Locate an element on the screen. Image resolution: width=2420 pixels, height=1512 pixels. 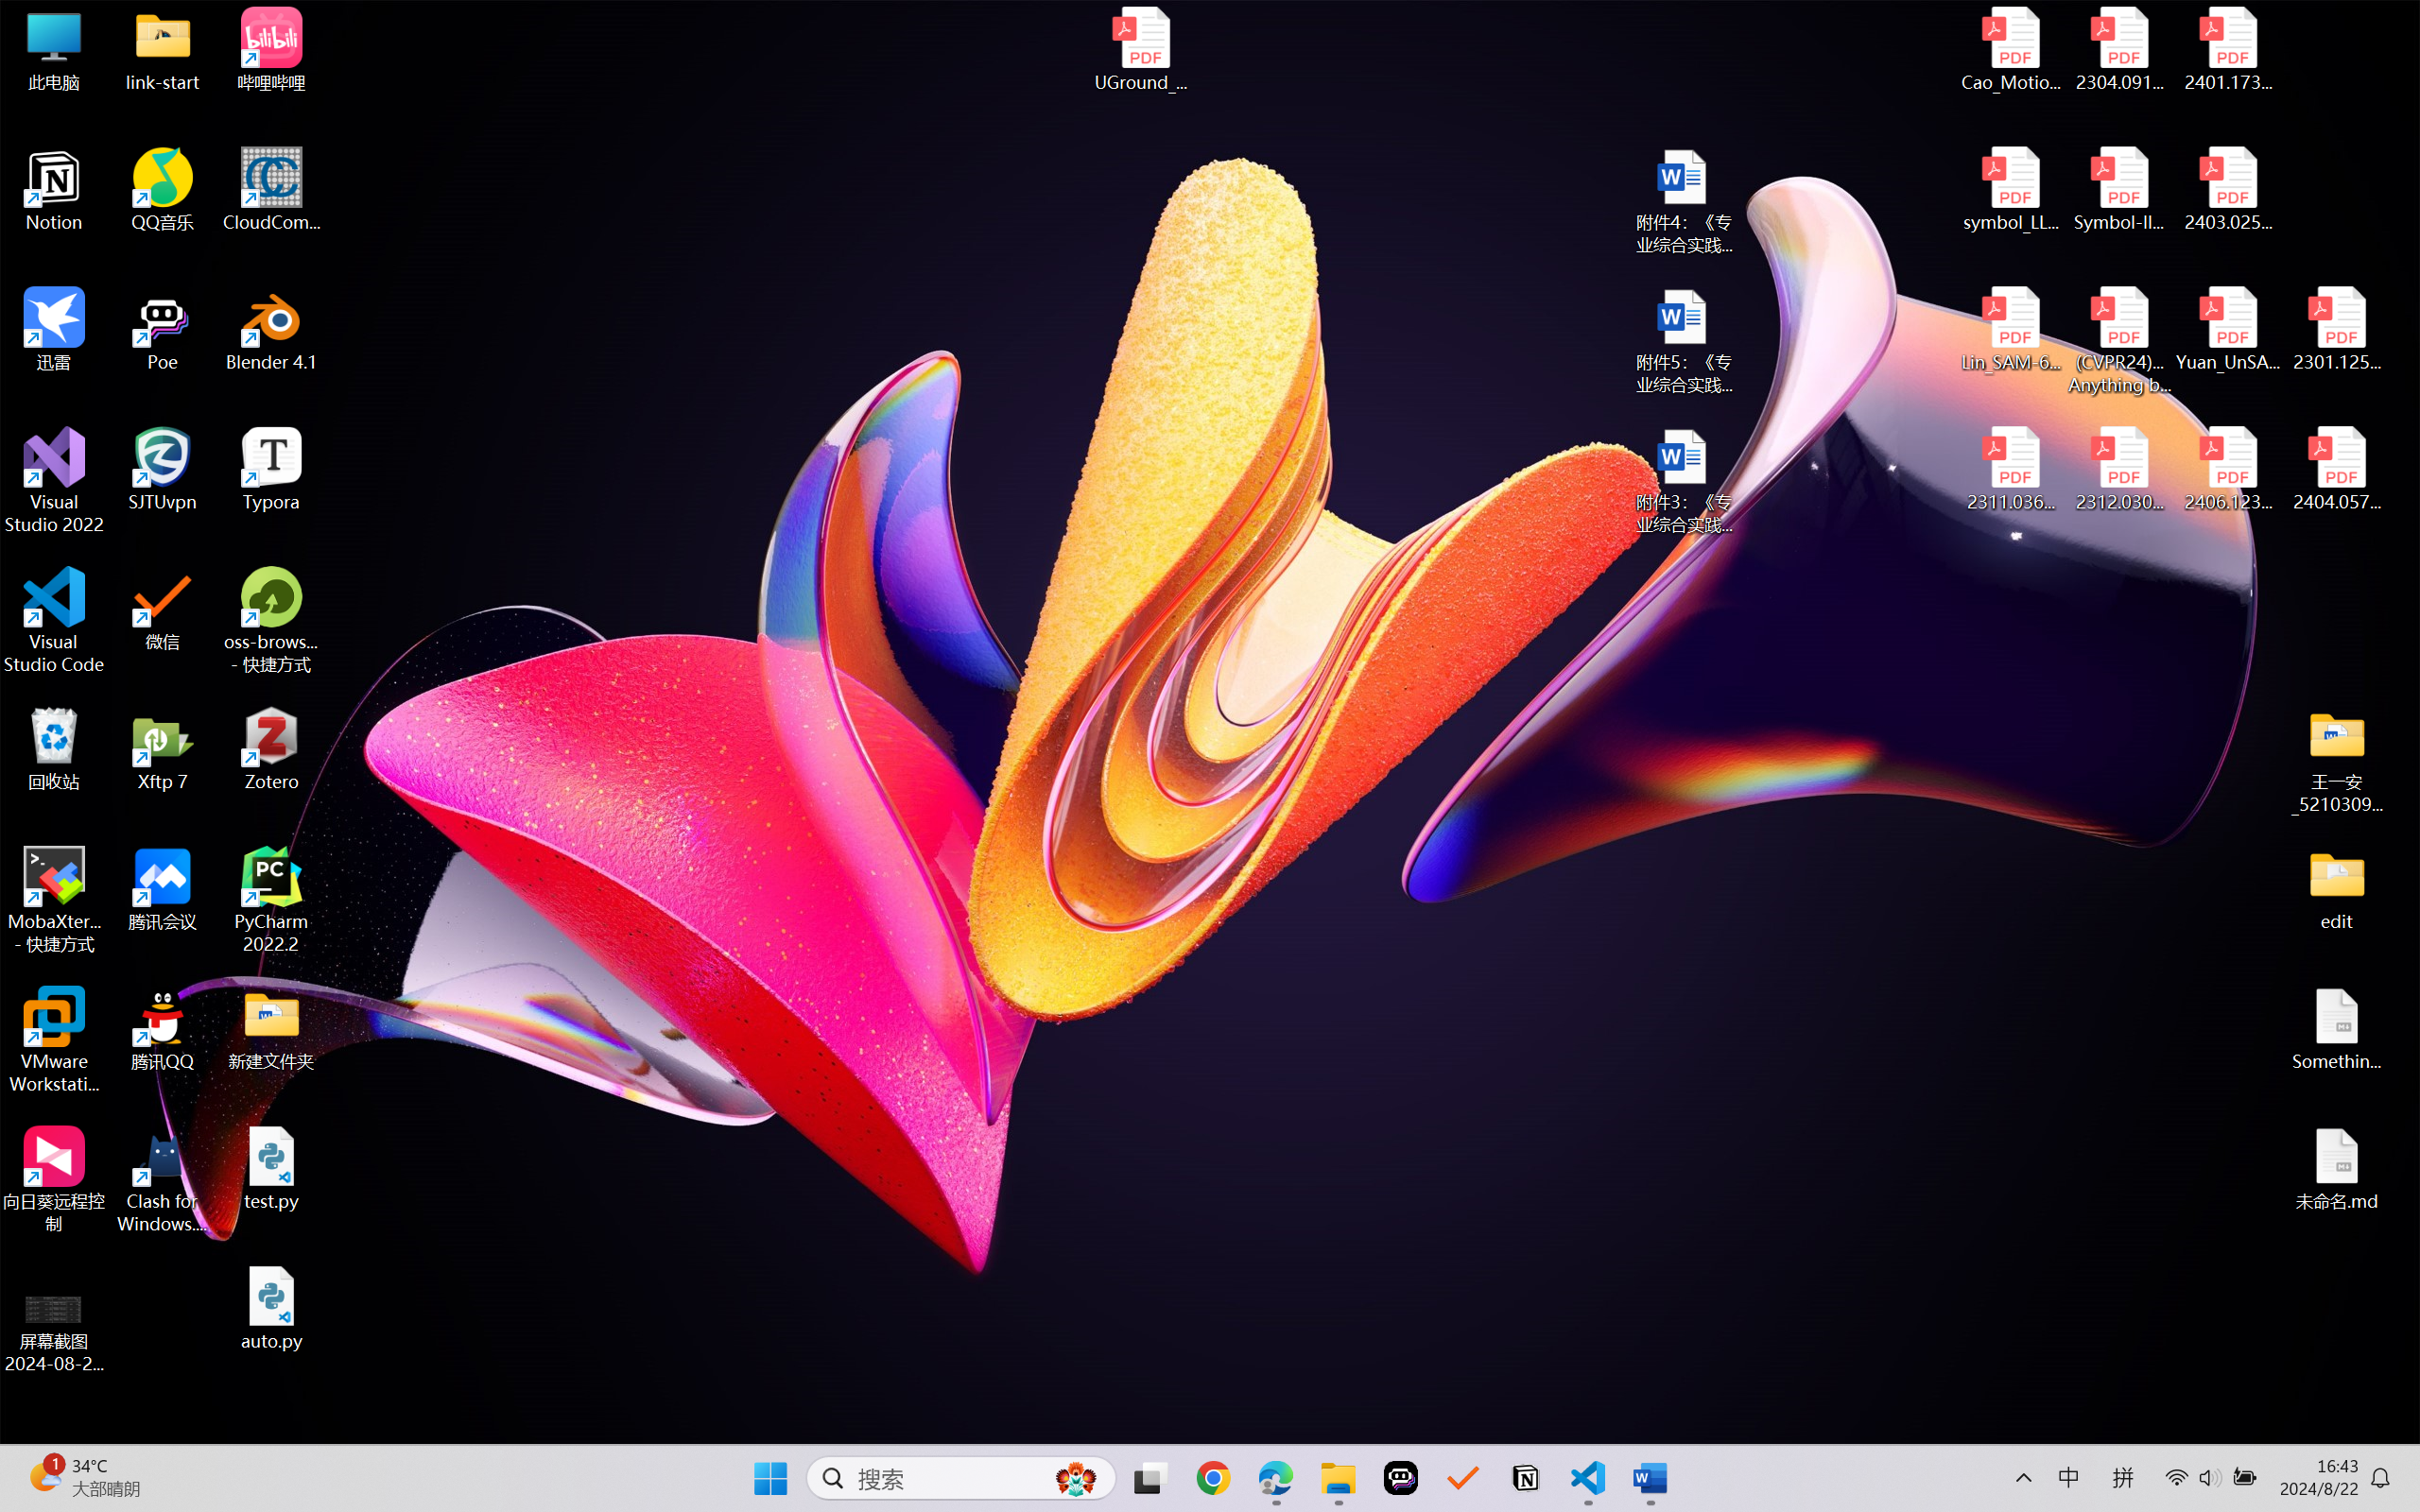
'2406.12373v2.pdf' is located at coordinates (2226, 469).